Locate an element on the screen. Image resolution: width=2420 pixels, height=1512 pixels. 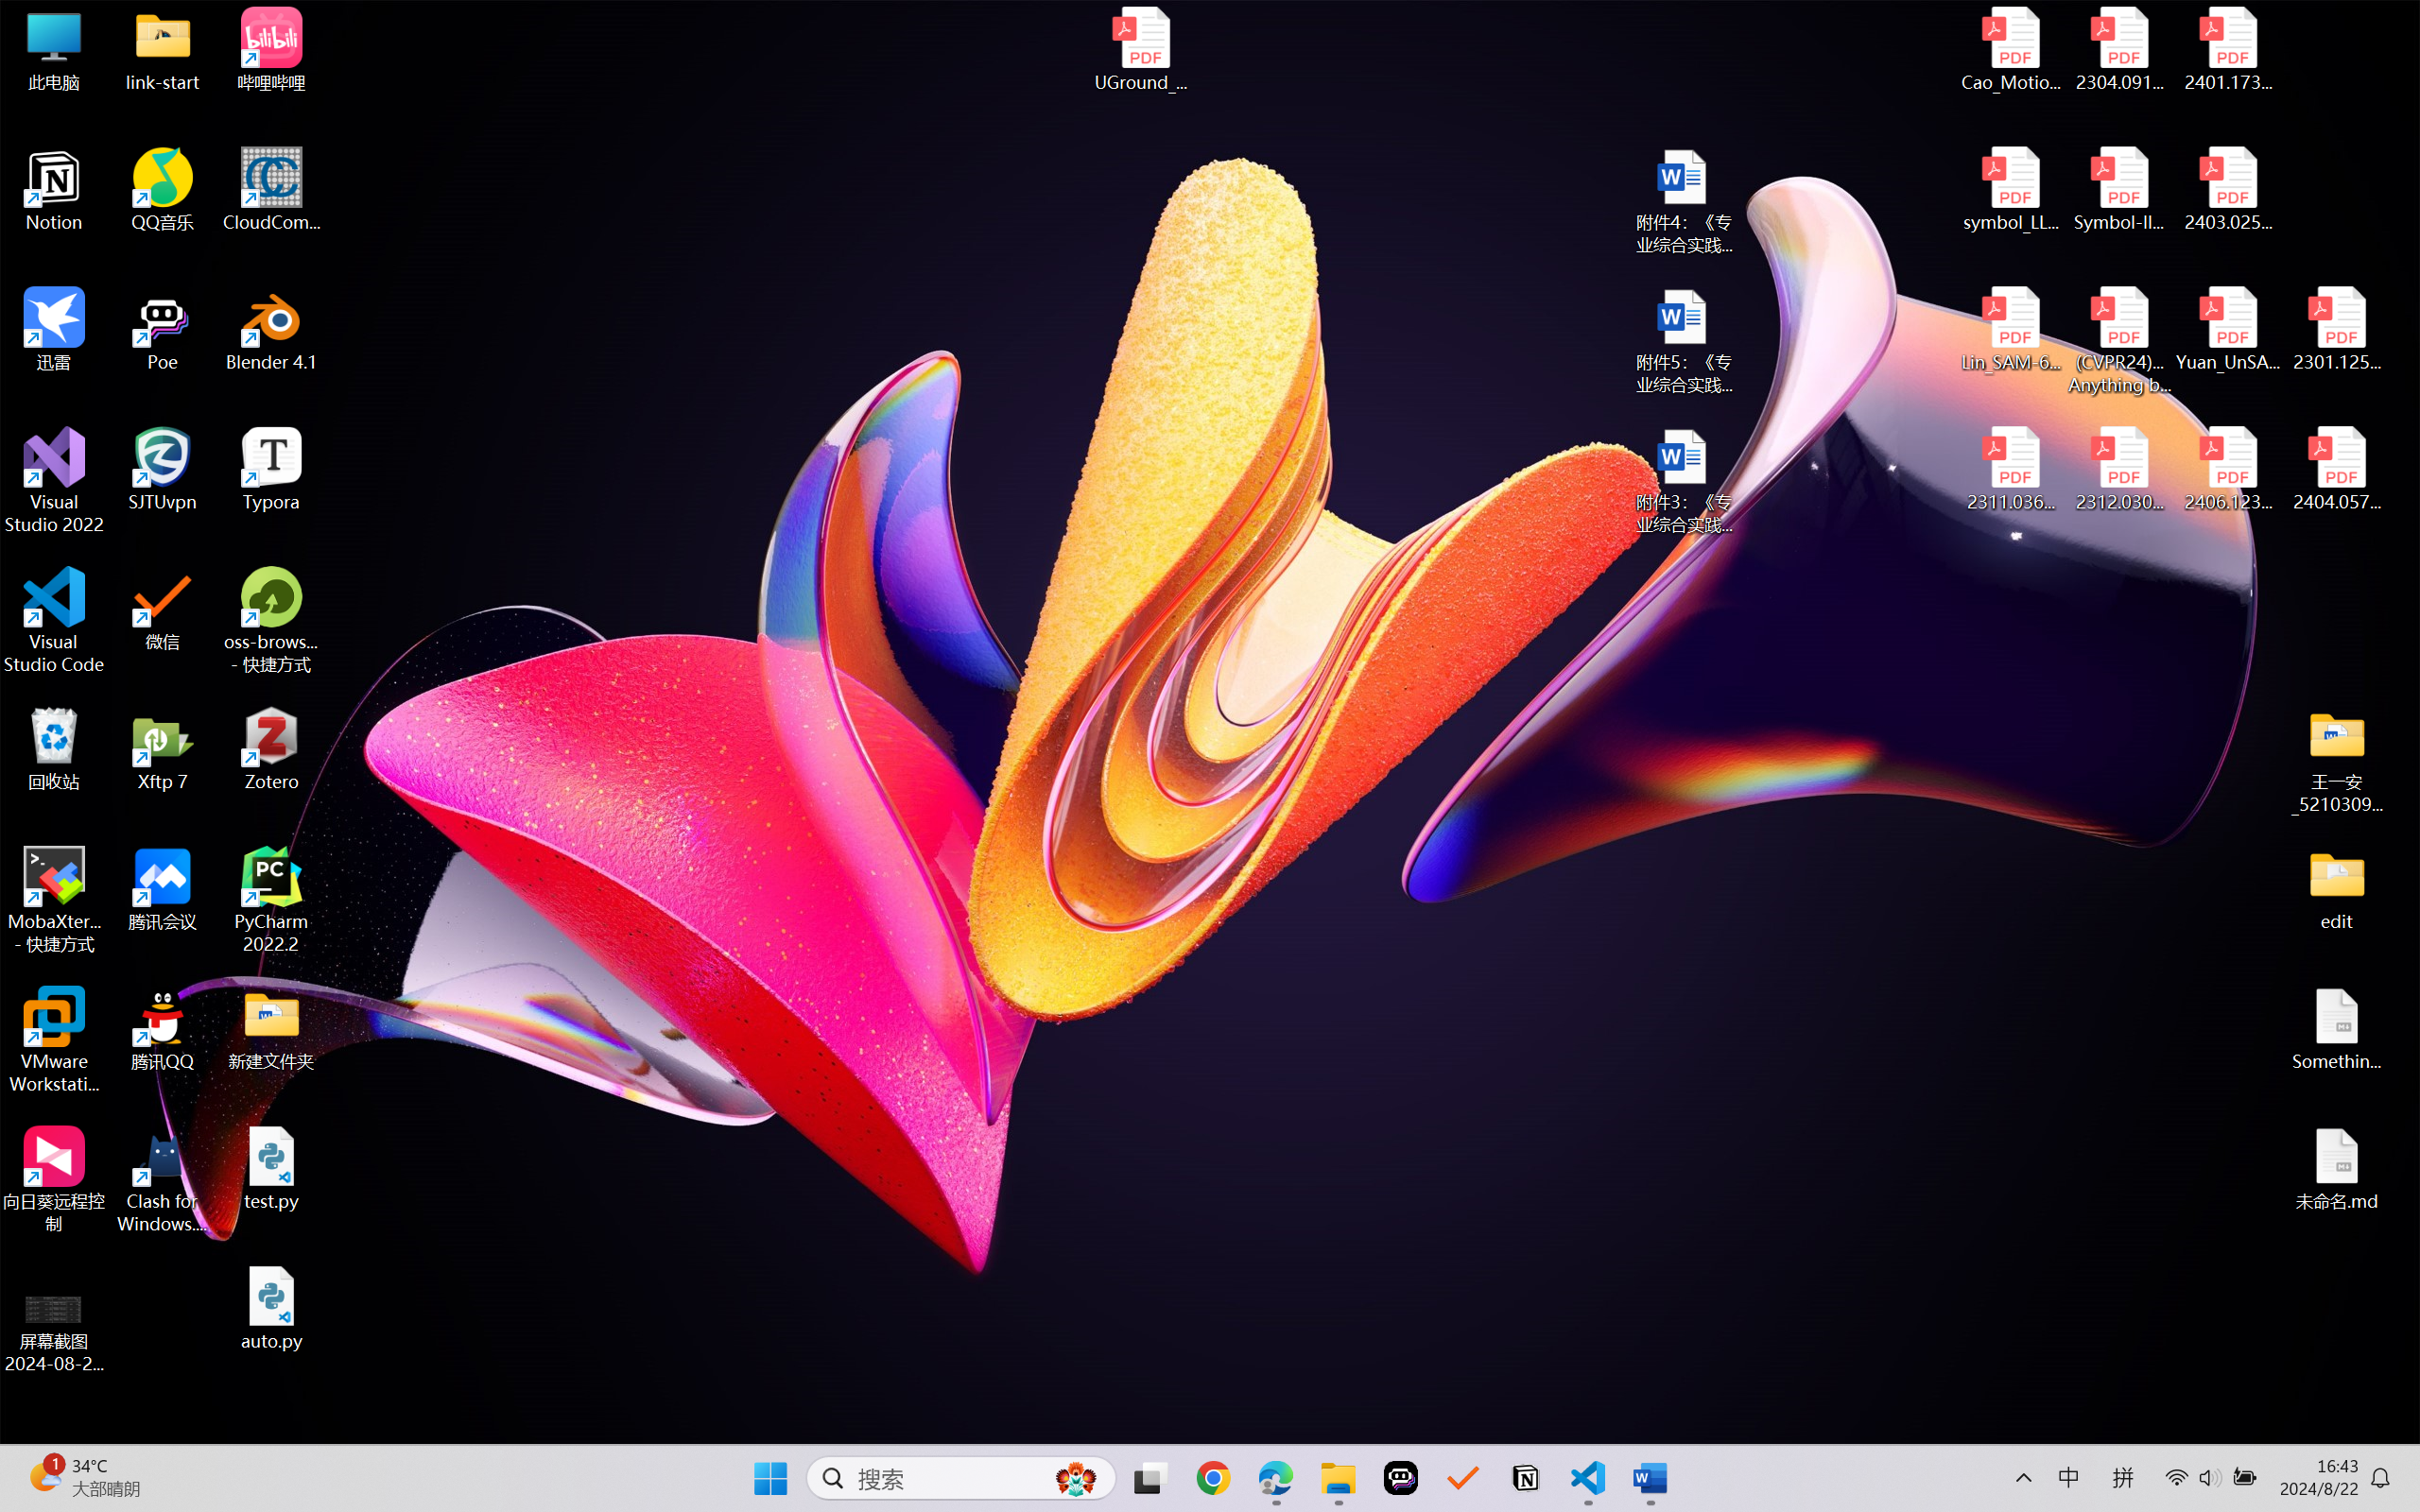
'2406.12373v2.pdf' is located at coordinates (2226, 469).